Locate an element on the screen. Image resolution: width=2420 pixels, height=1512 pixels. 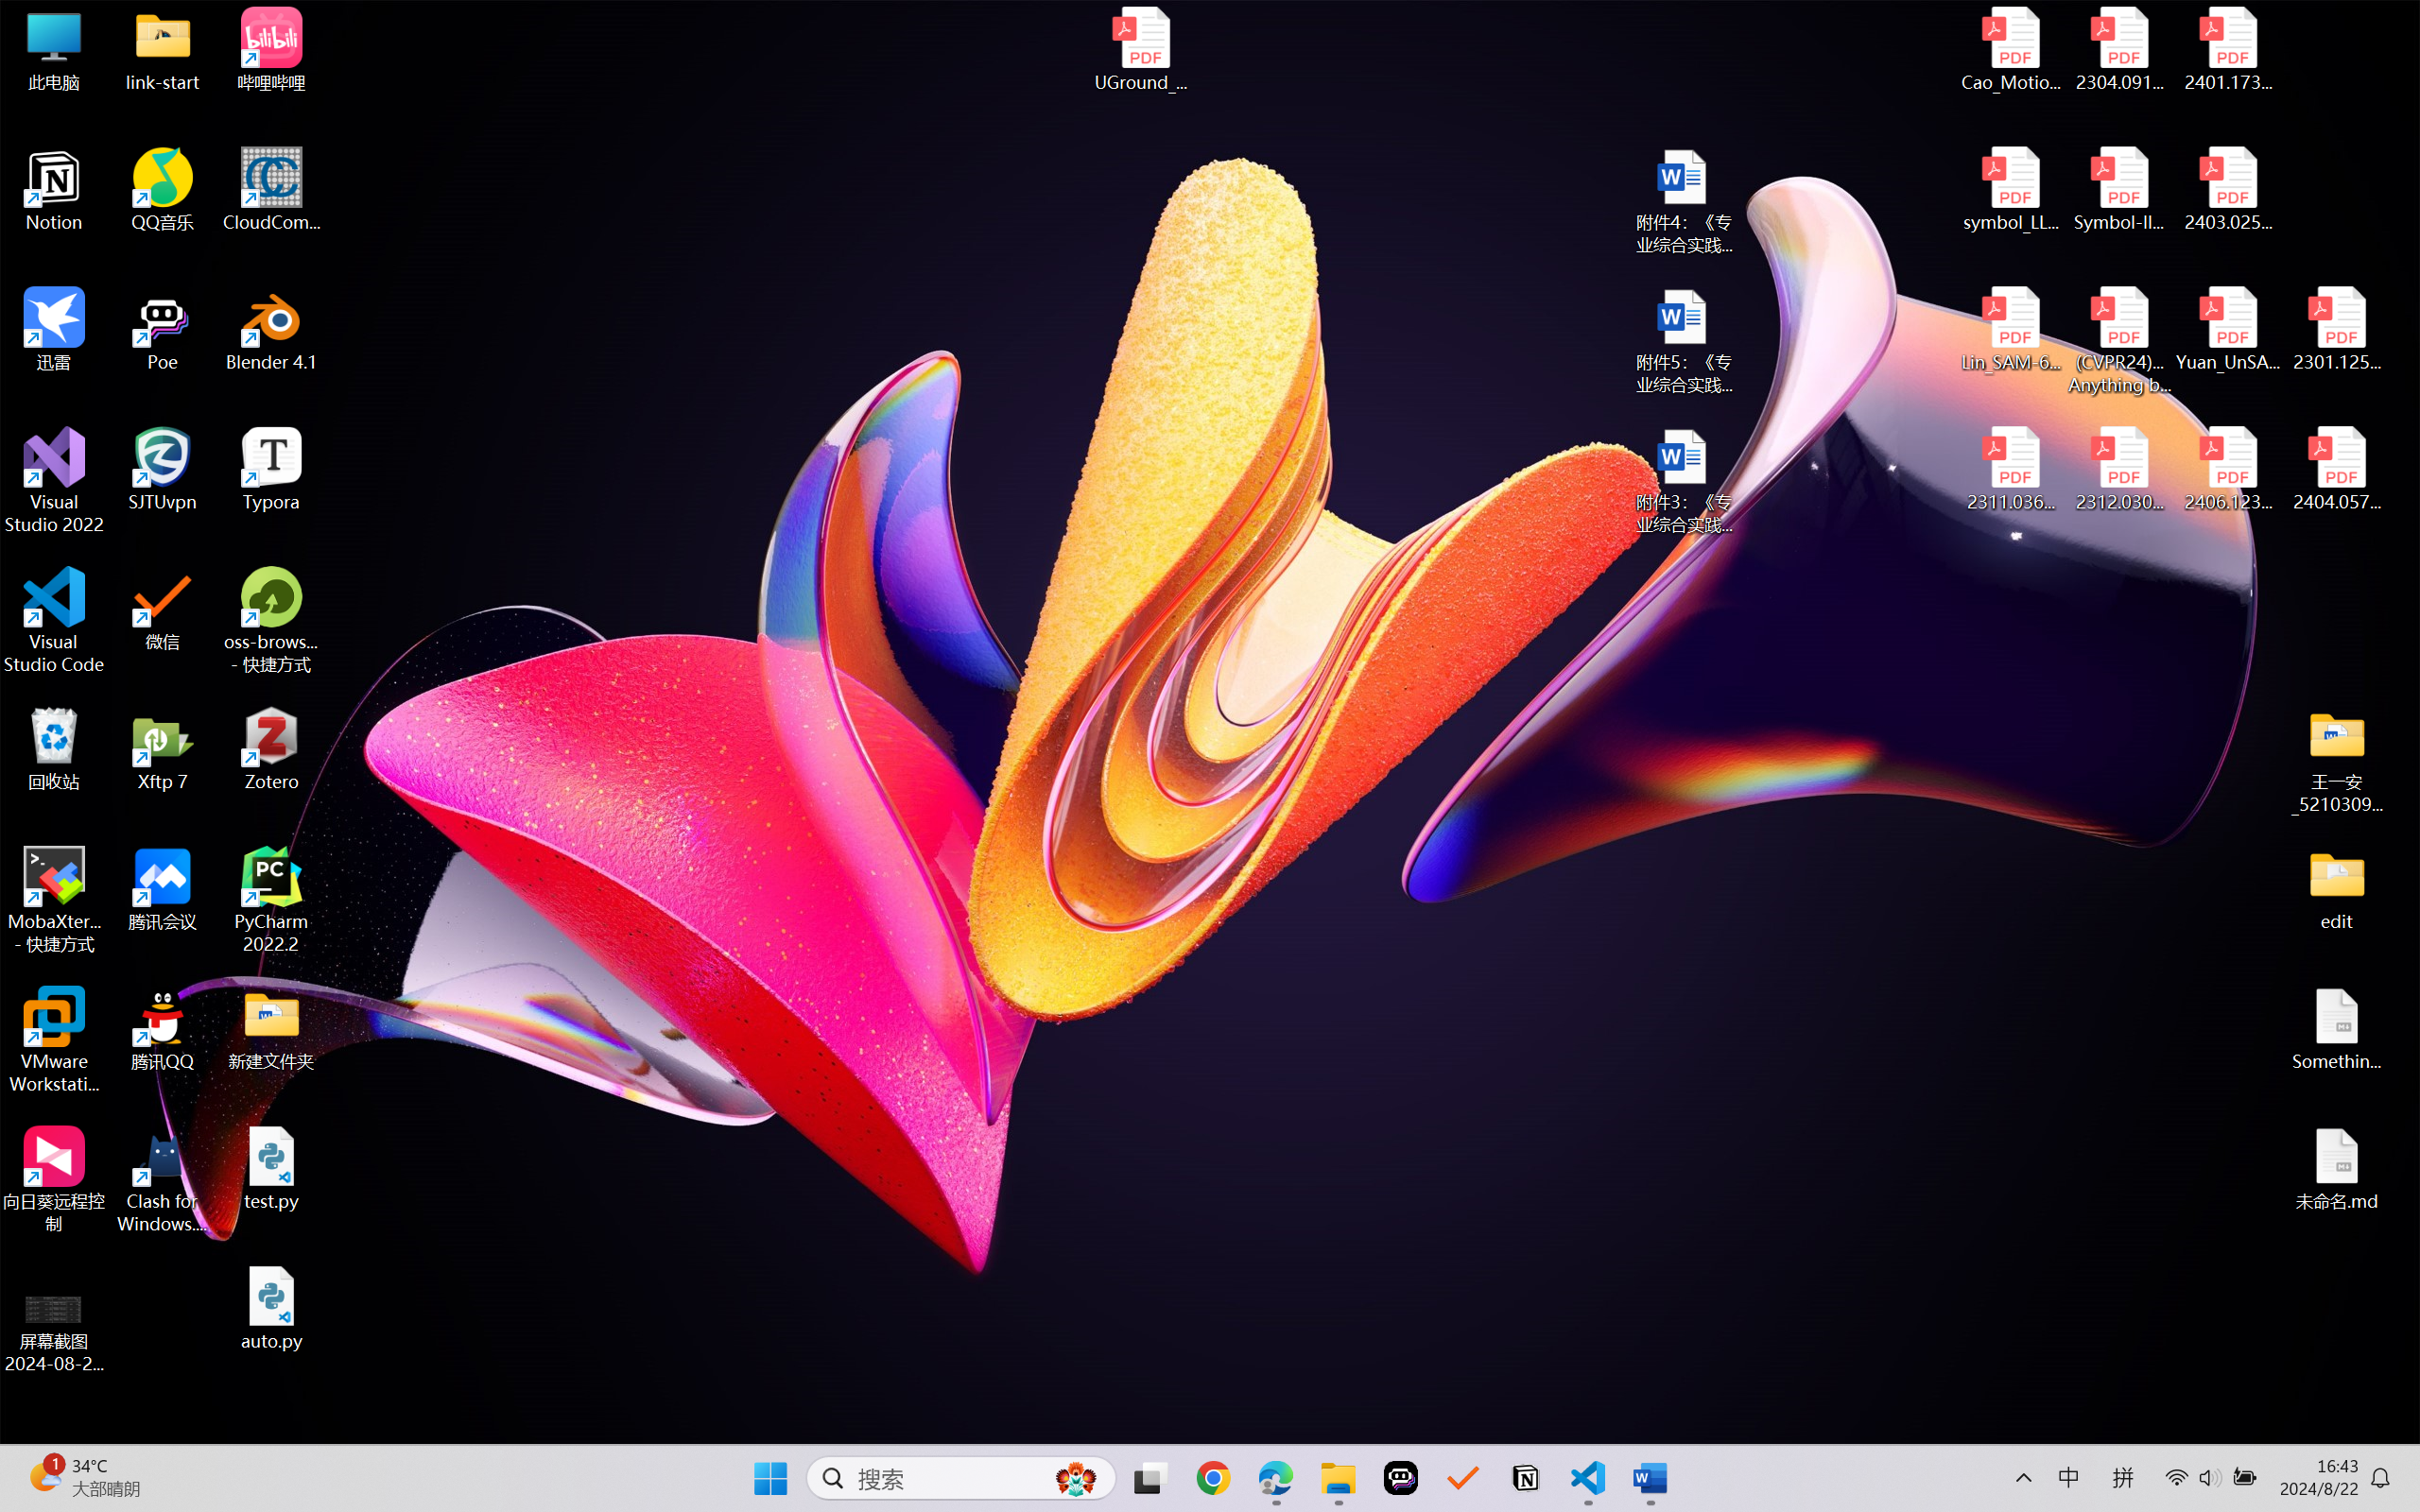
'2406.12373v2.pdf' is located at coordinates (2226, 469).